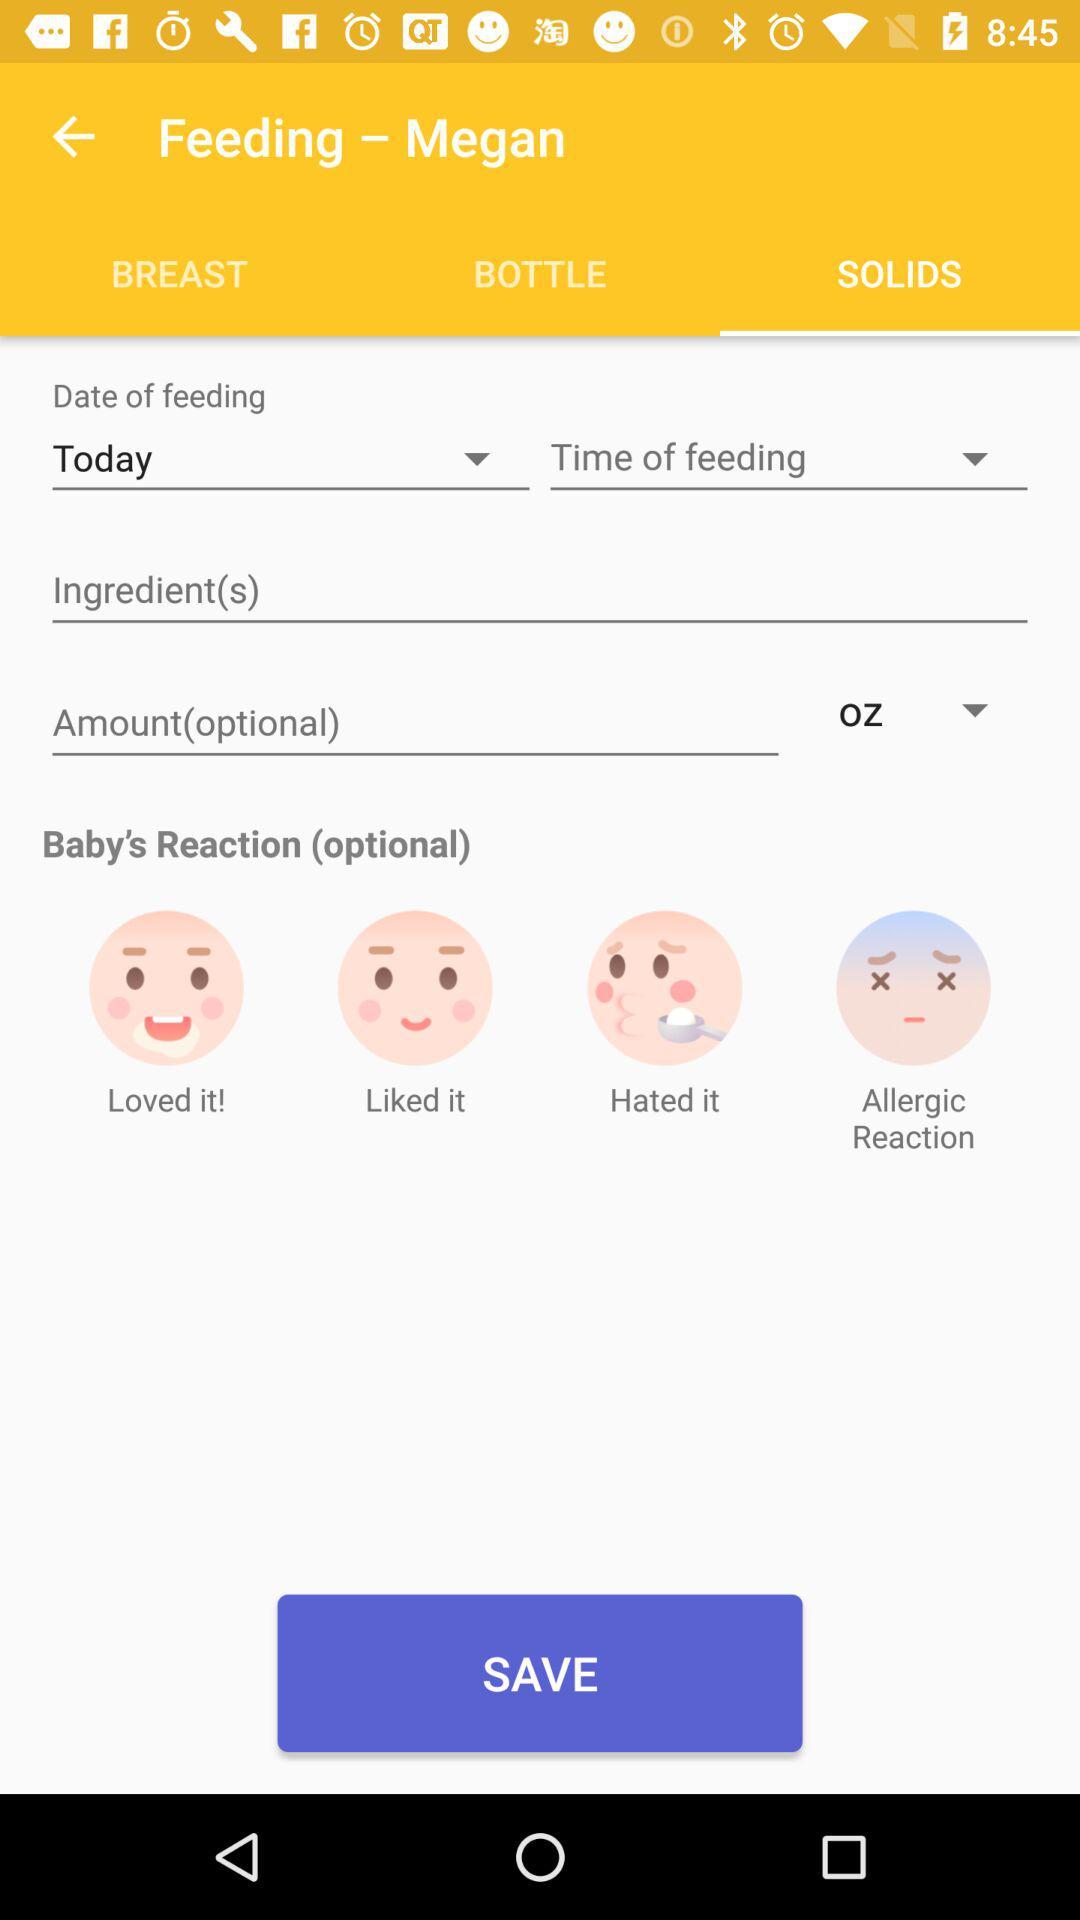 The height and width of the screenshot is (1920, 1080). Describe the element at coordinates (788, 457) in the screenshot. I see `time of feeding button` at that location.